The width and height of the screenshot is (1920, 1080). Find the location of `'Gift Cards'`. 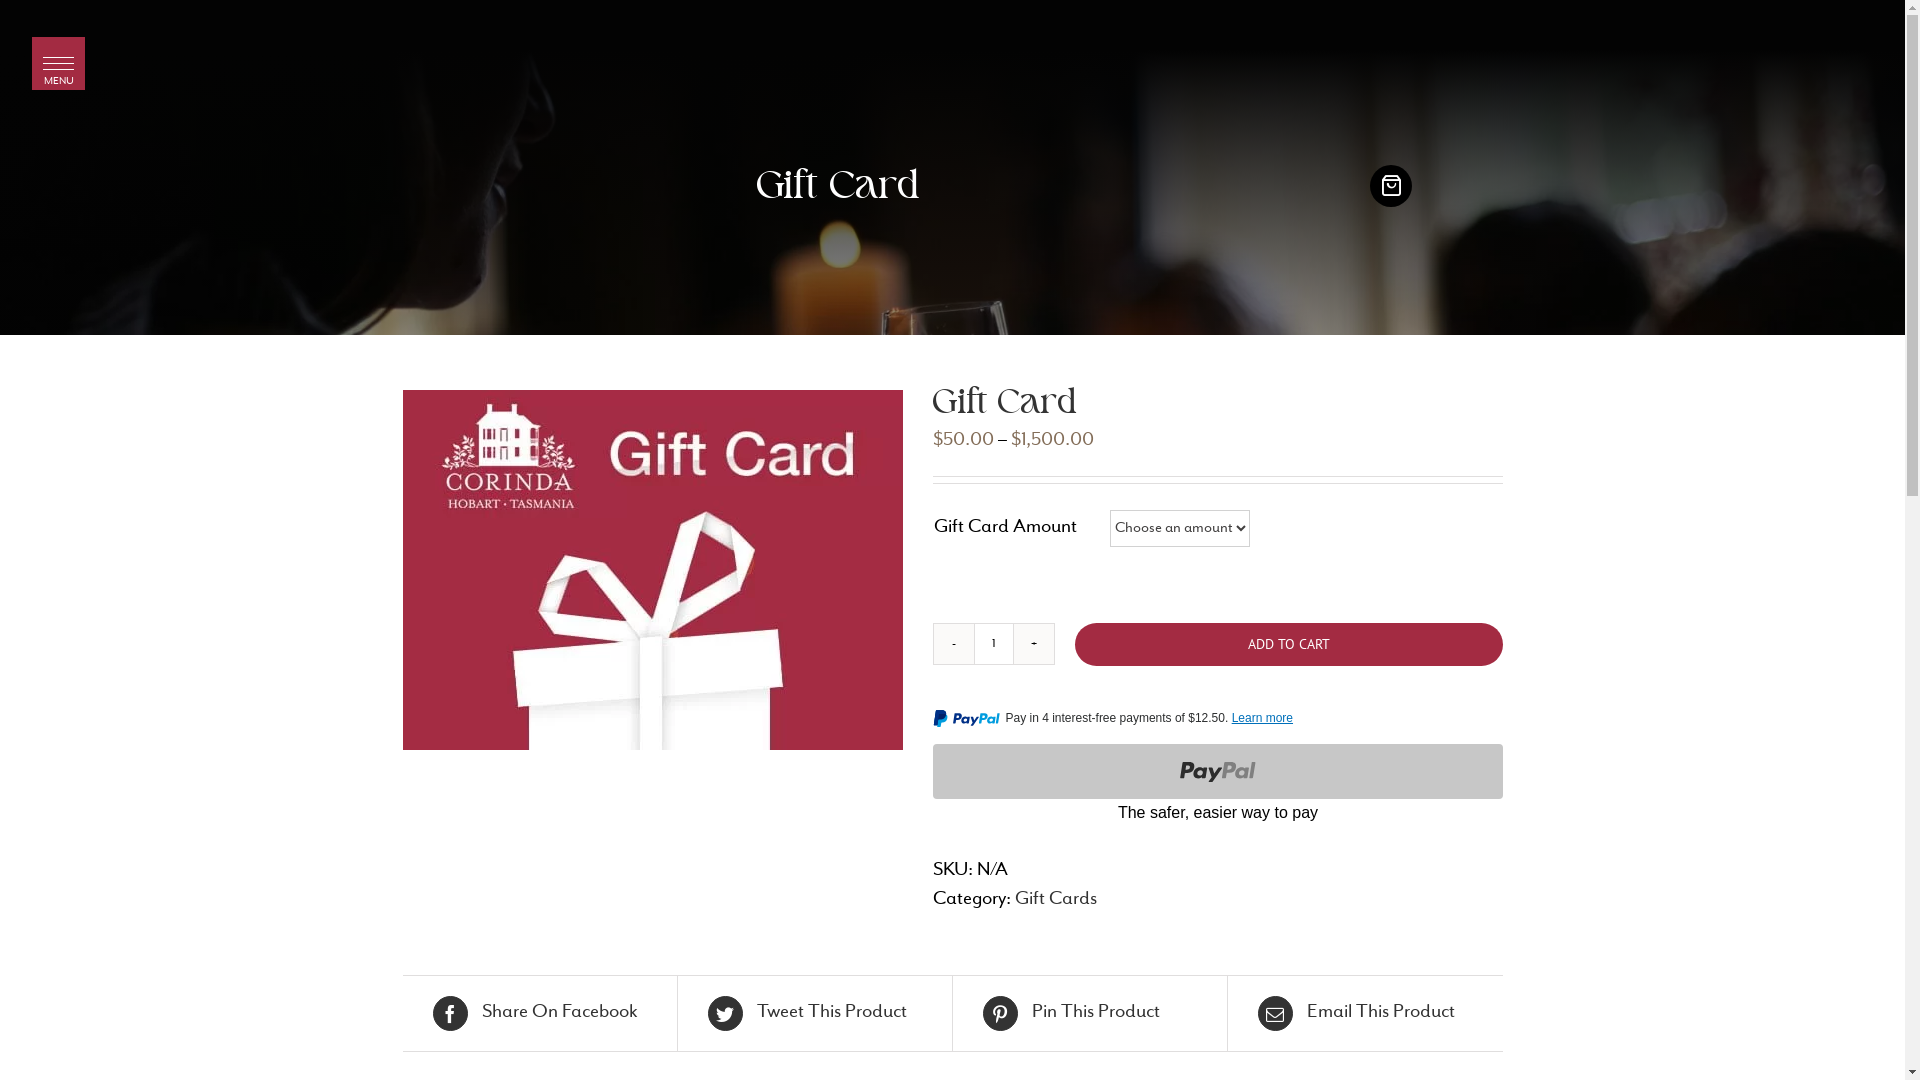

'Gift Cards' is located at coordinates (1013, 898).